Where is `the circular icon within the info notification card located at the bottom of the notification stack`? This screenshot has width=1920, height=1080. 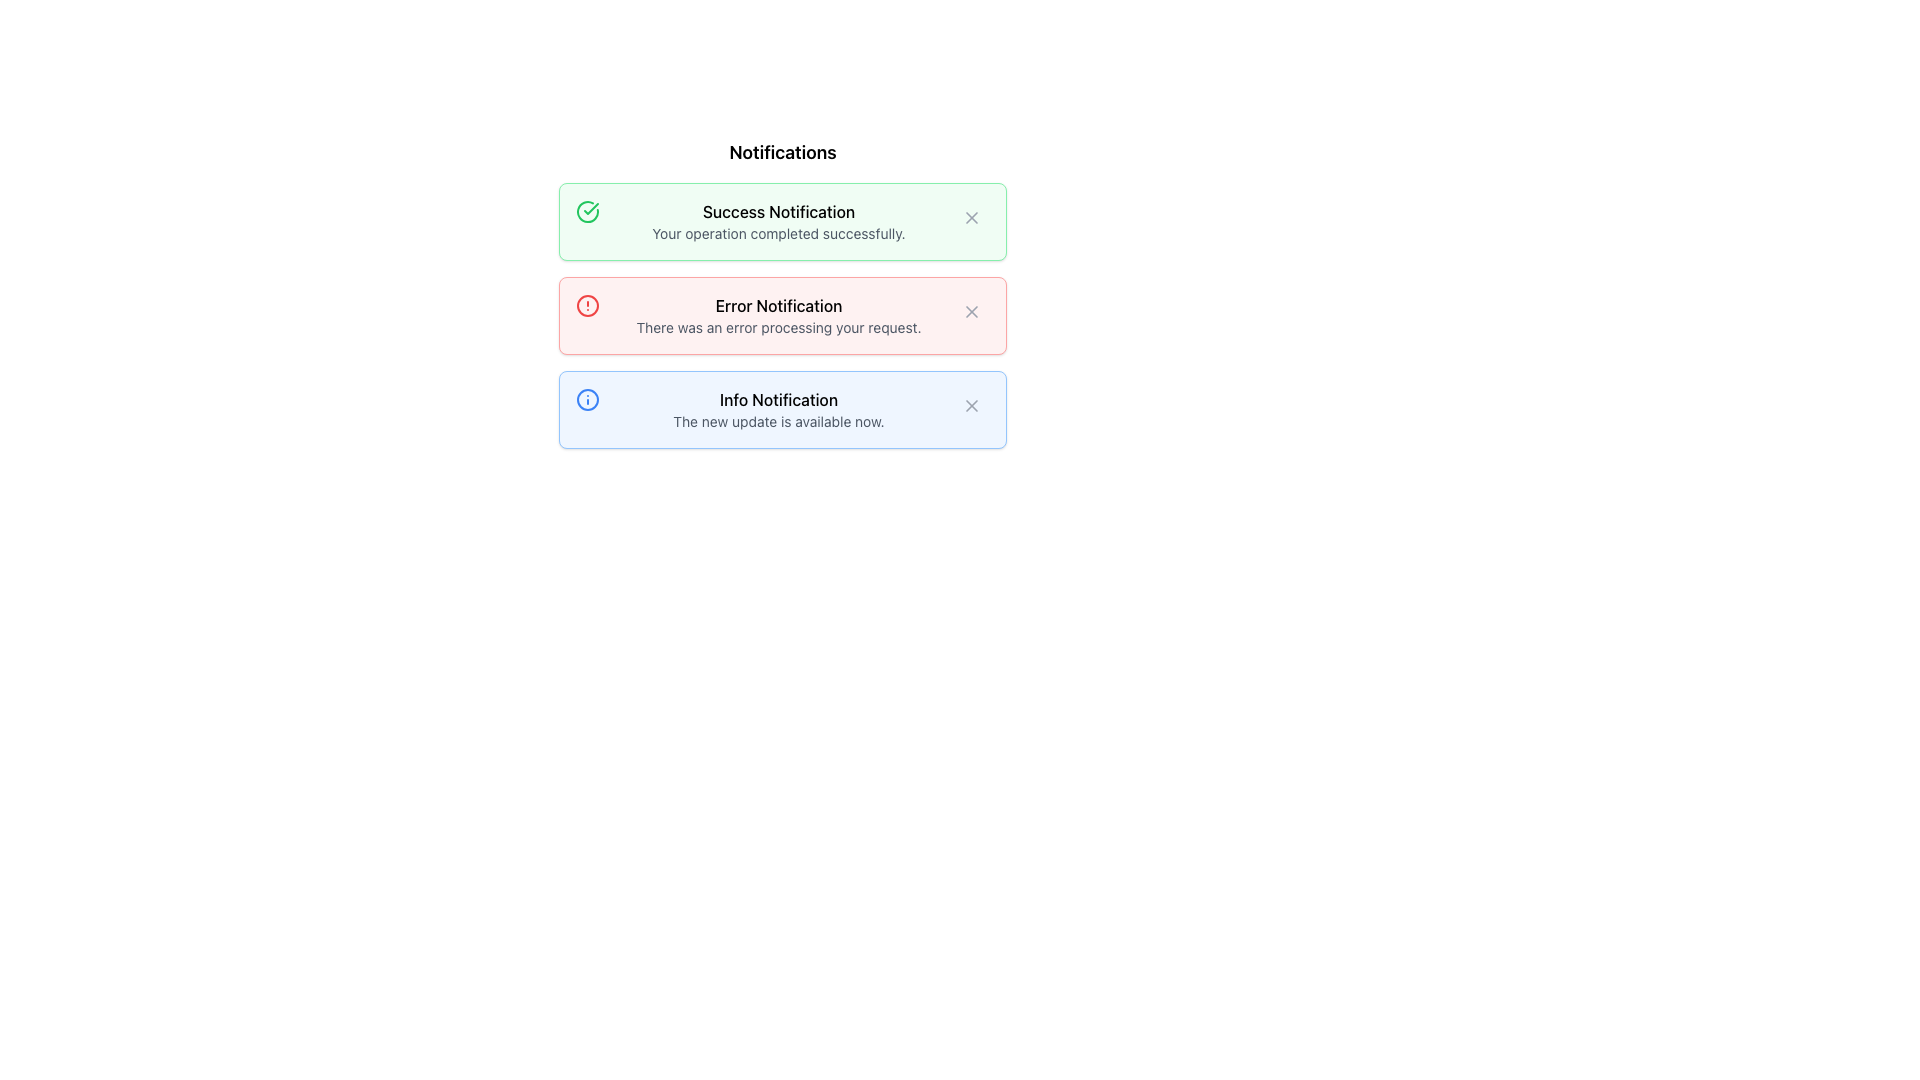 the circular icon within the info notification card located at the bottom of the notification stack is located at coordinates (587, 400).